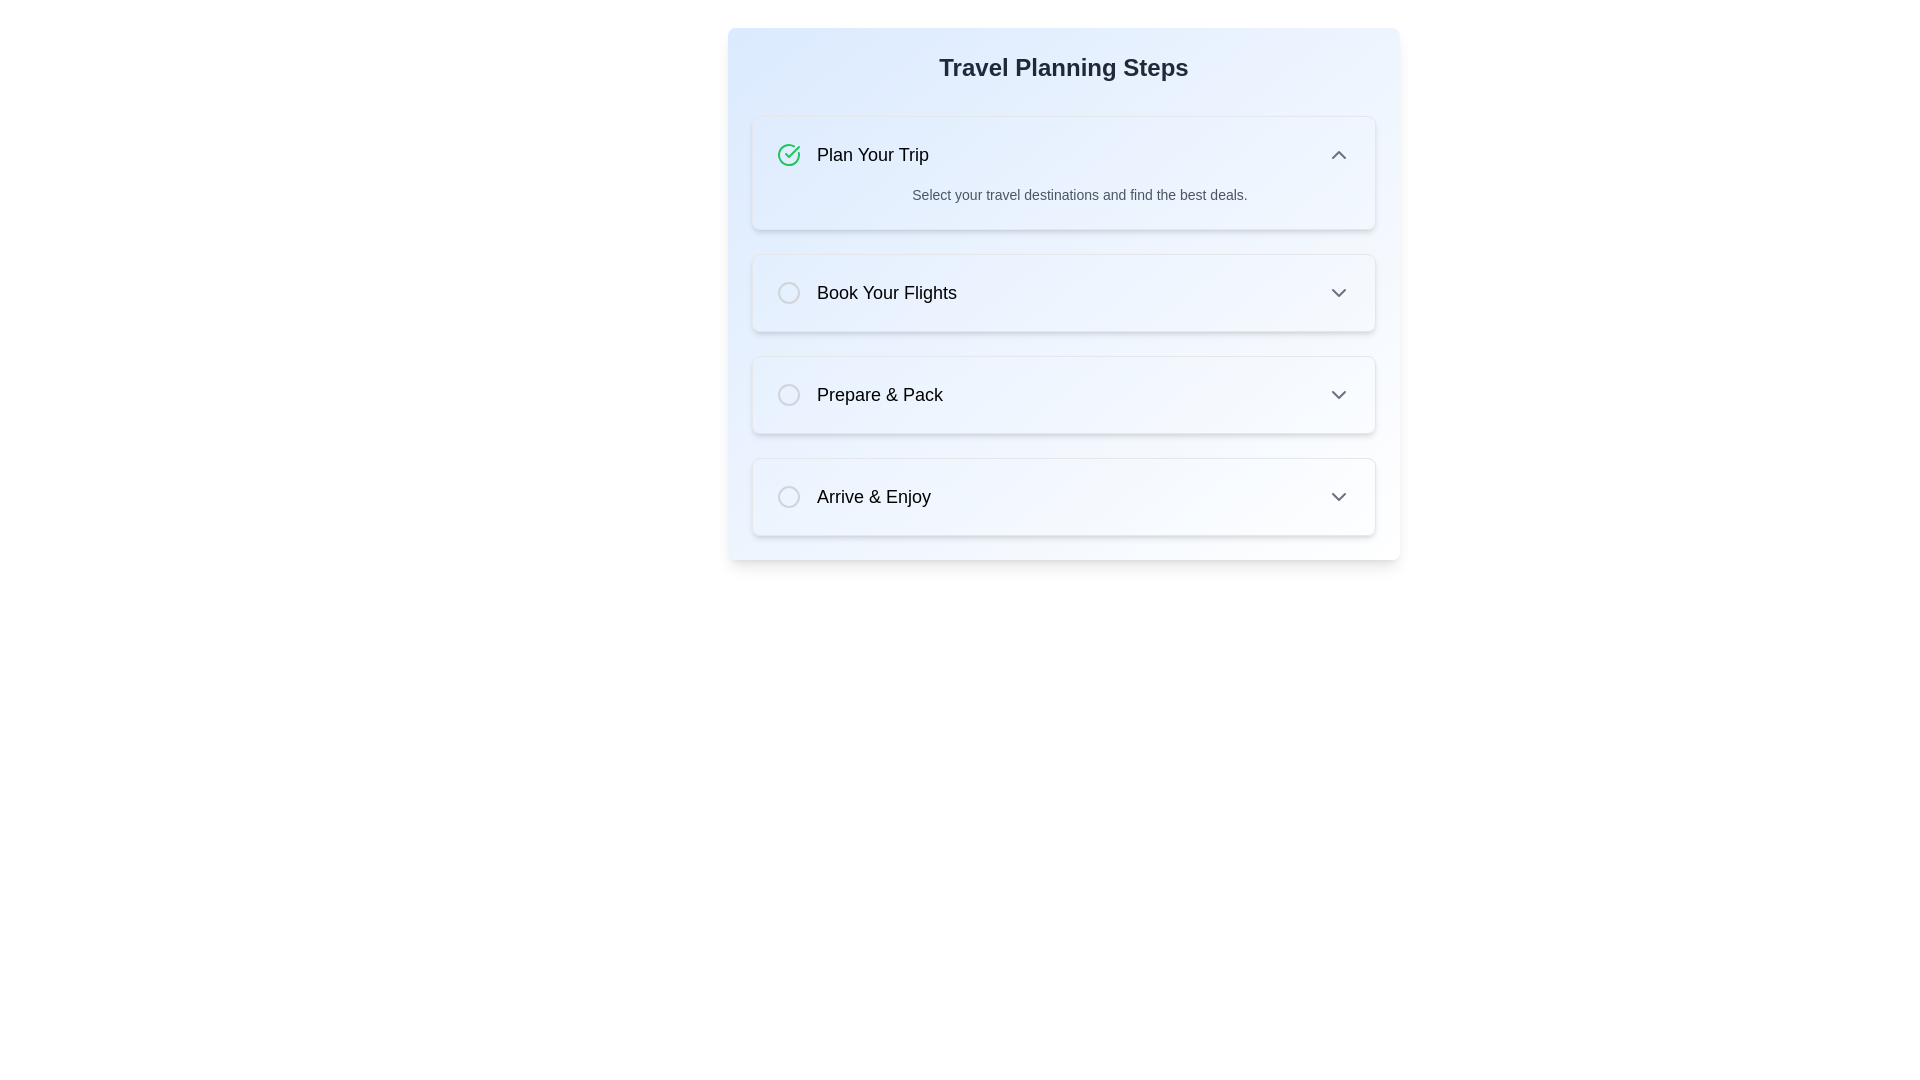 The image size is (1920, 1080). Describe the element at coordinates (886, 293) in the screenshot. I see `the Text label that serves as a header or title for a subsection of the travel planning process, positioned to the right of a circular icon in the second list item of the 'Travel Planning Steps' list` at that location.